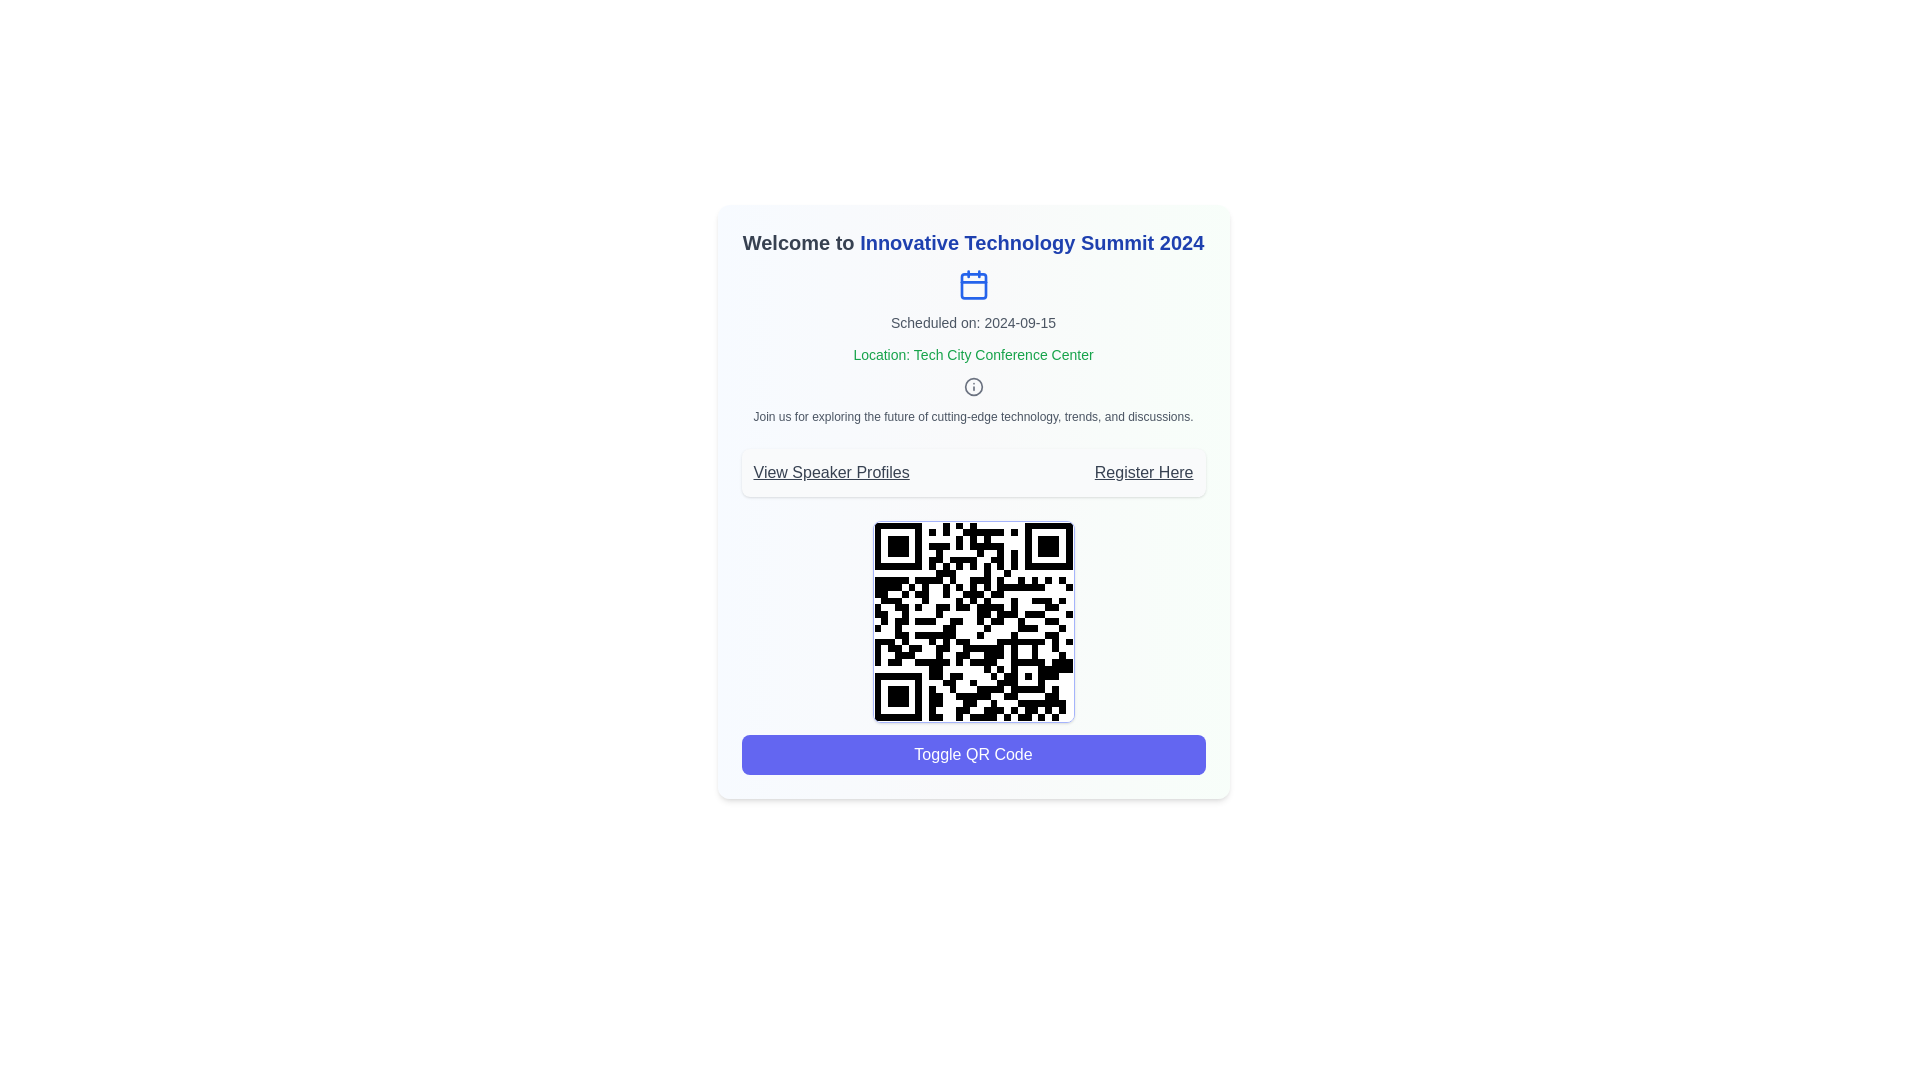  Describe the element at coordinates (973, 326) in the screenshot. I see `the calendar icon in the Informative section of the technology summit layout` at that location.